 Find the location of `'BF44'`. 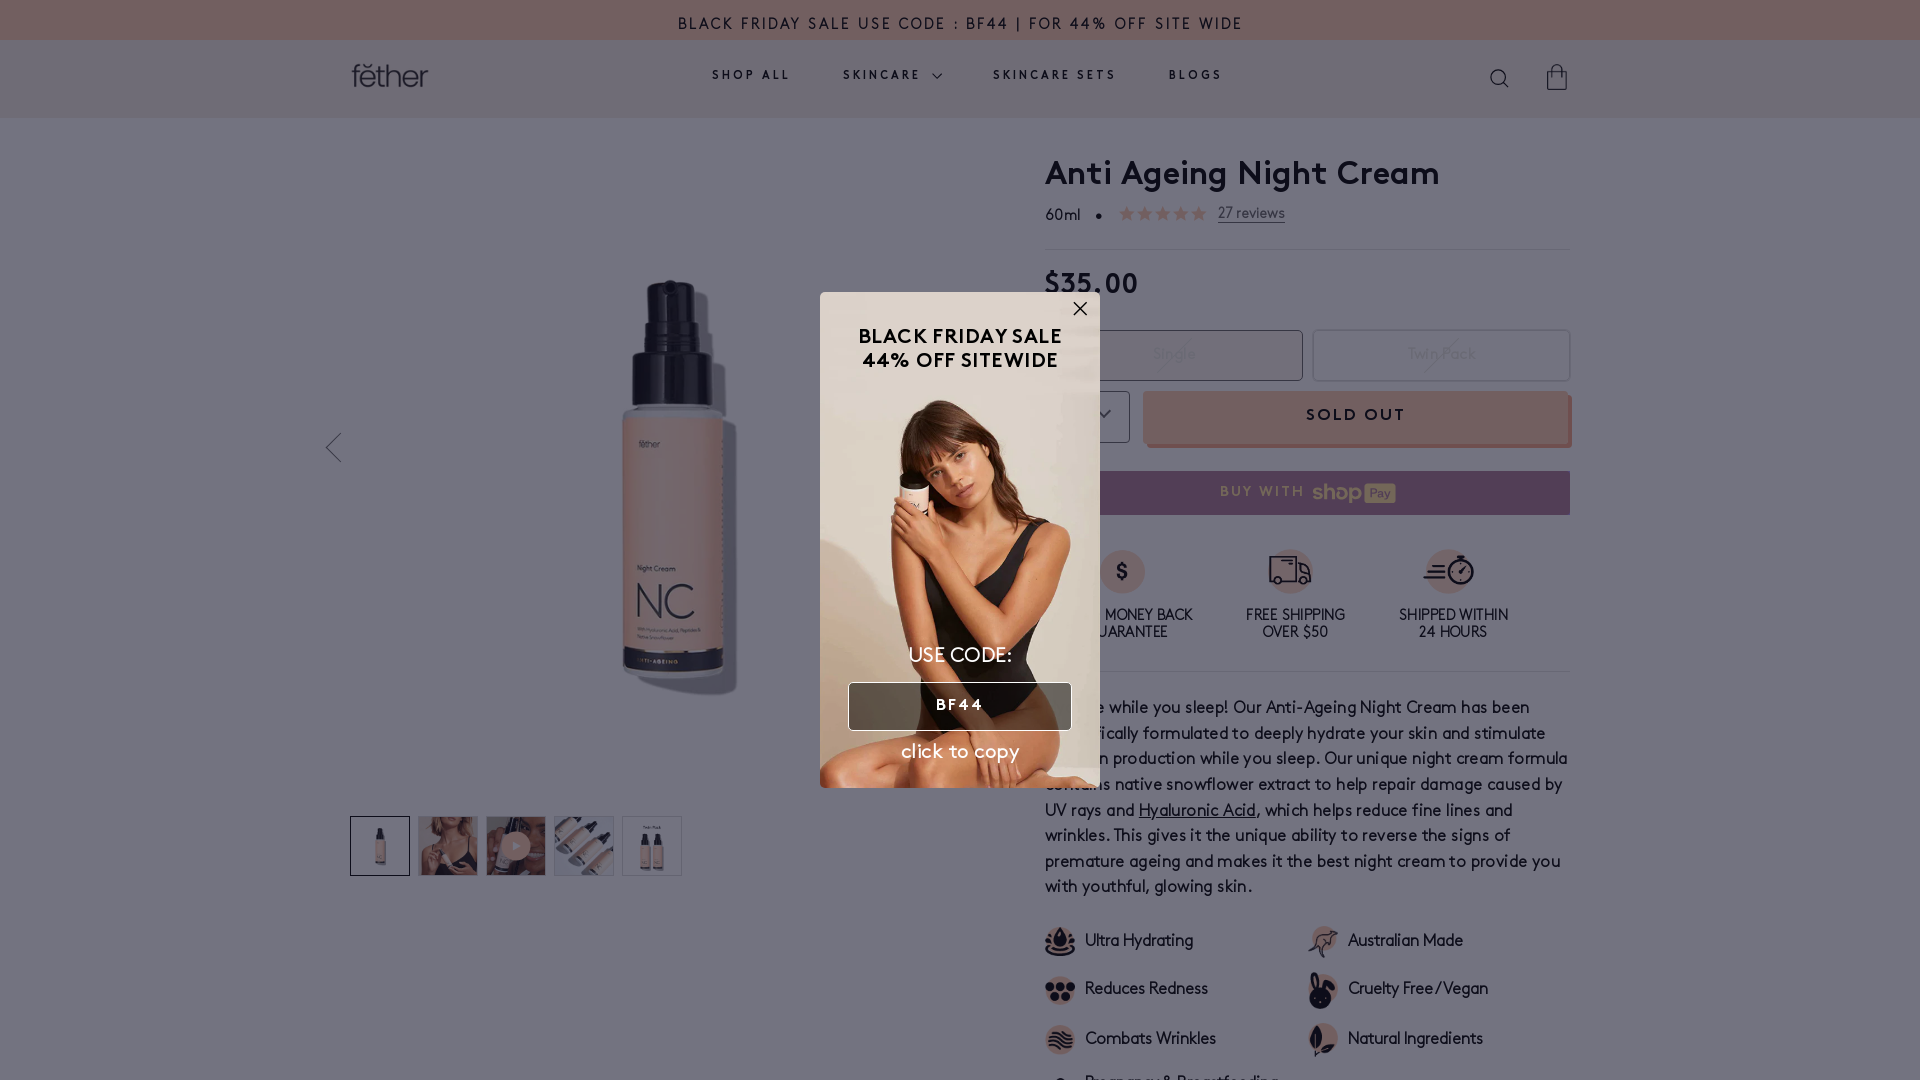

'BF44' is located at coordinates (960, 705).